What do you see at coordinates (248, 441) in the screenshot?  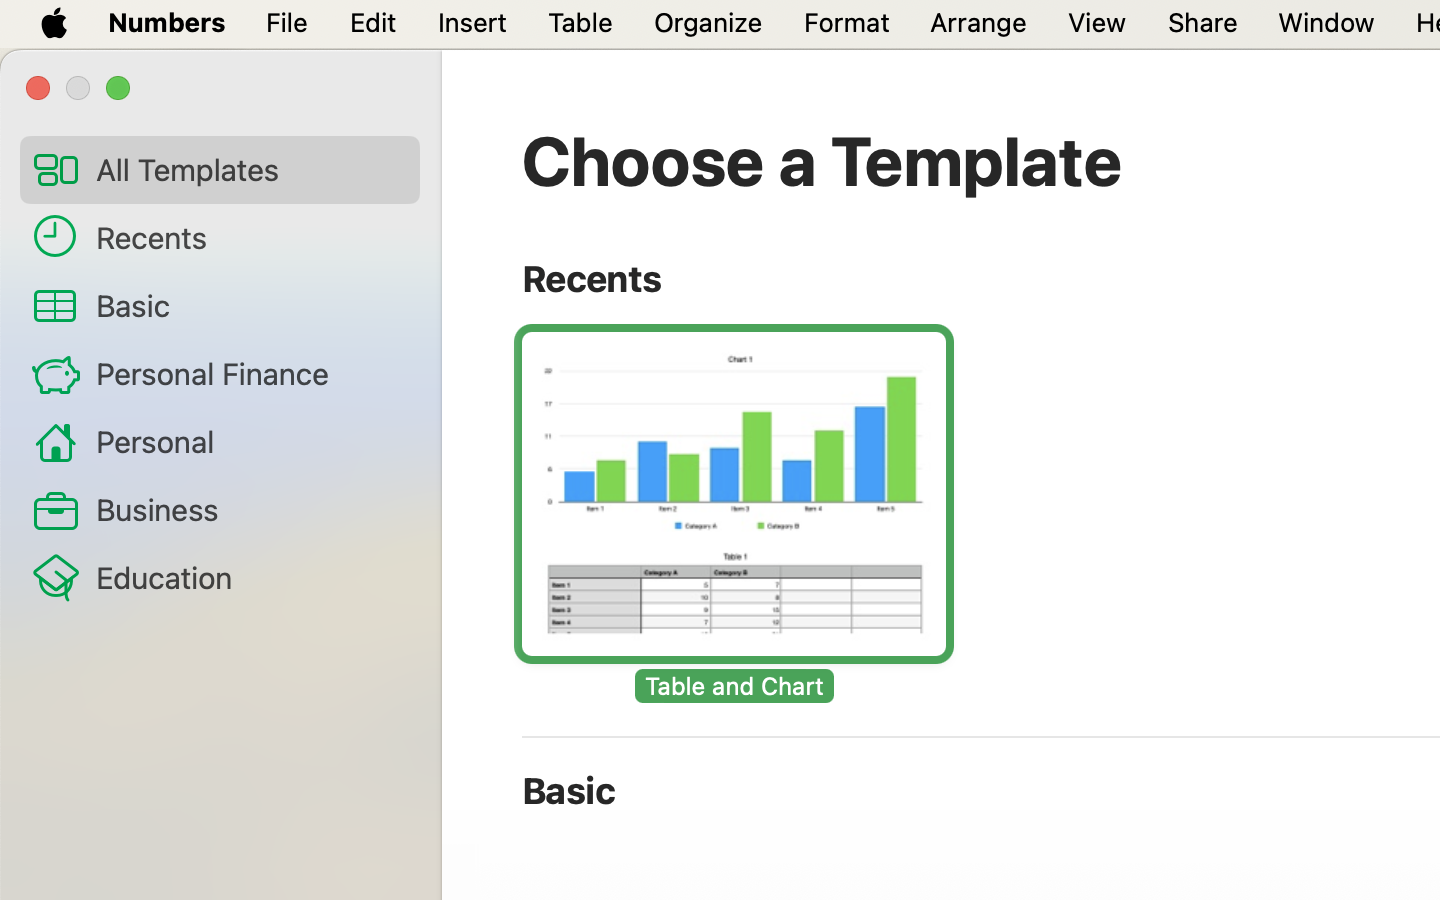 I see `'Personal'` at bounding box center [248, 441].